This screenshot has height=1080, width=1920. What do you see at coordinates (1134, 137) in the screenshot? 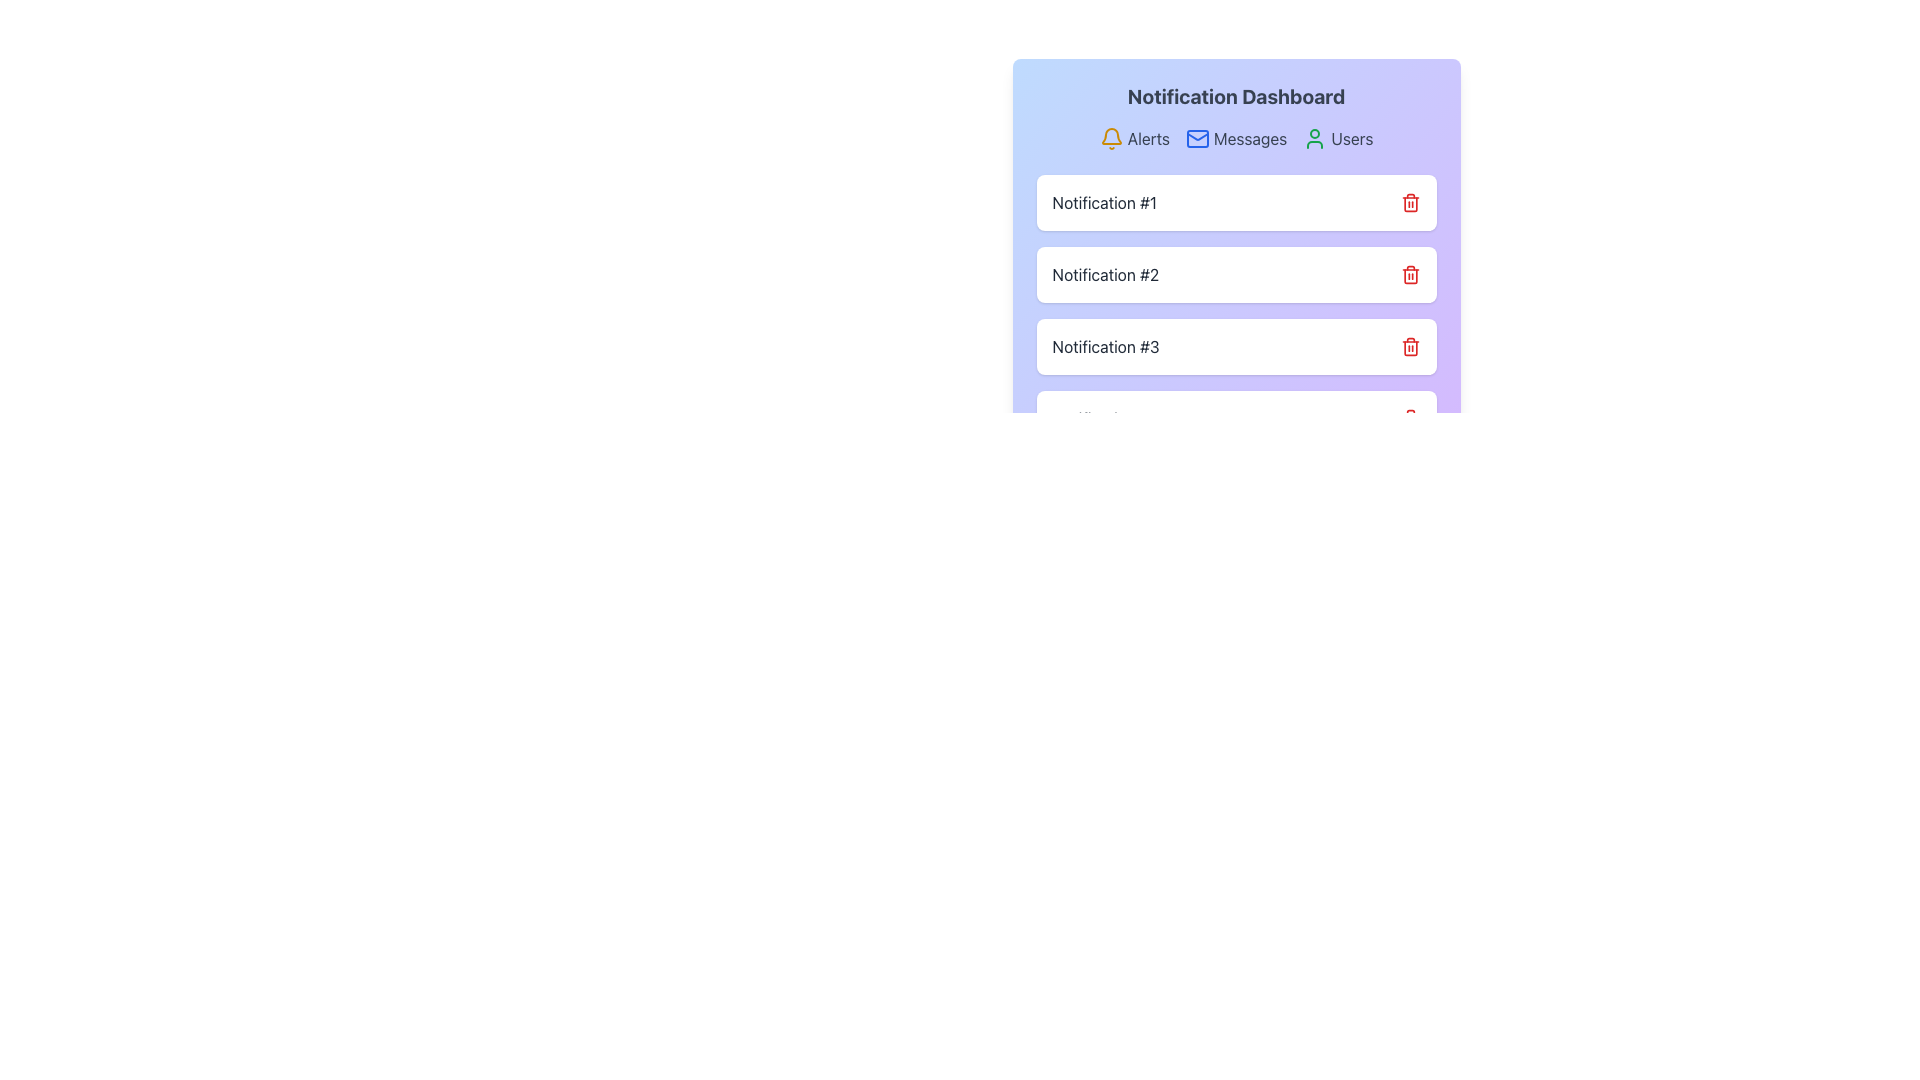
I see `the 'Alerts' navigation item, which features a yellow bell icon and gray text` at bounding box center [1134, 137].